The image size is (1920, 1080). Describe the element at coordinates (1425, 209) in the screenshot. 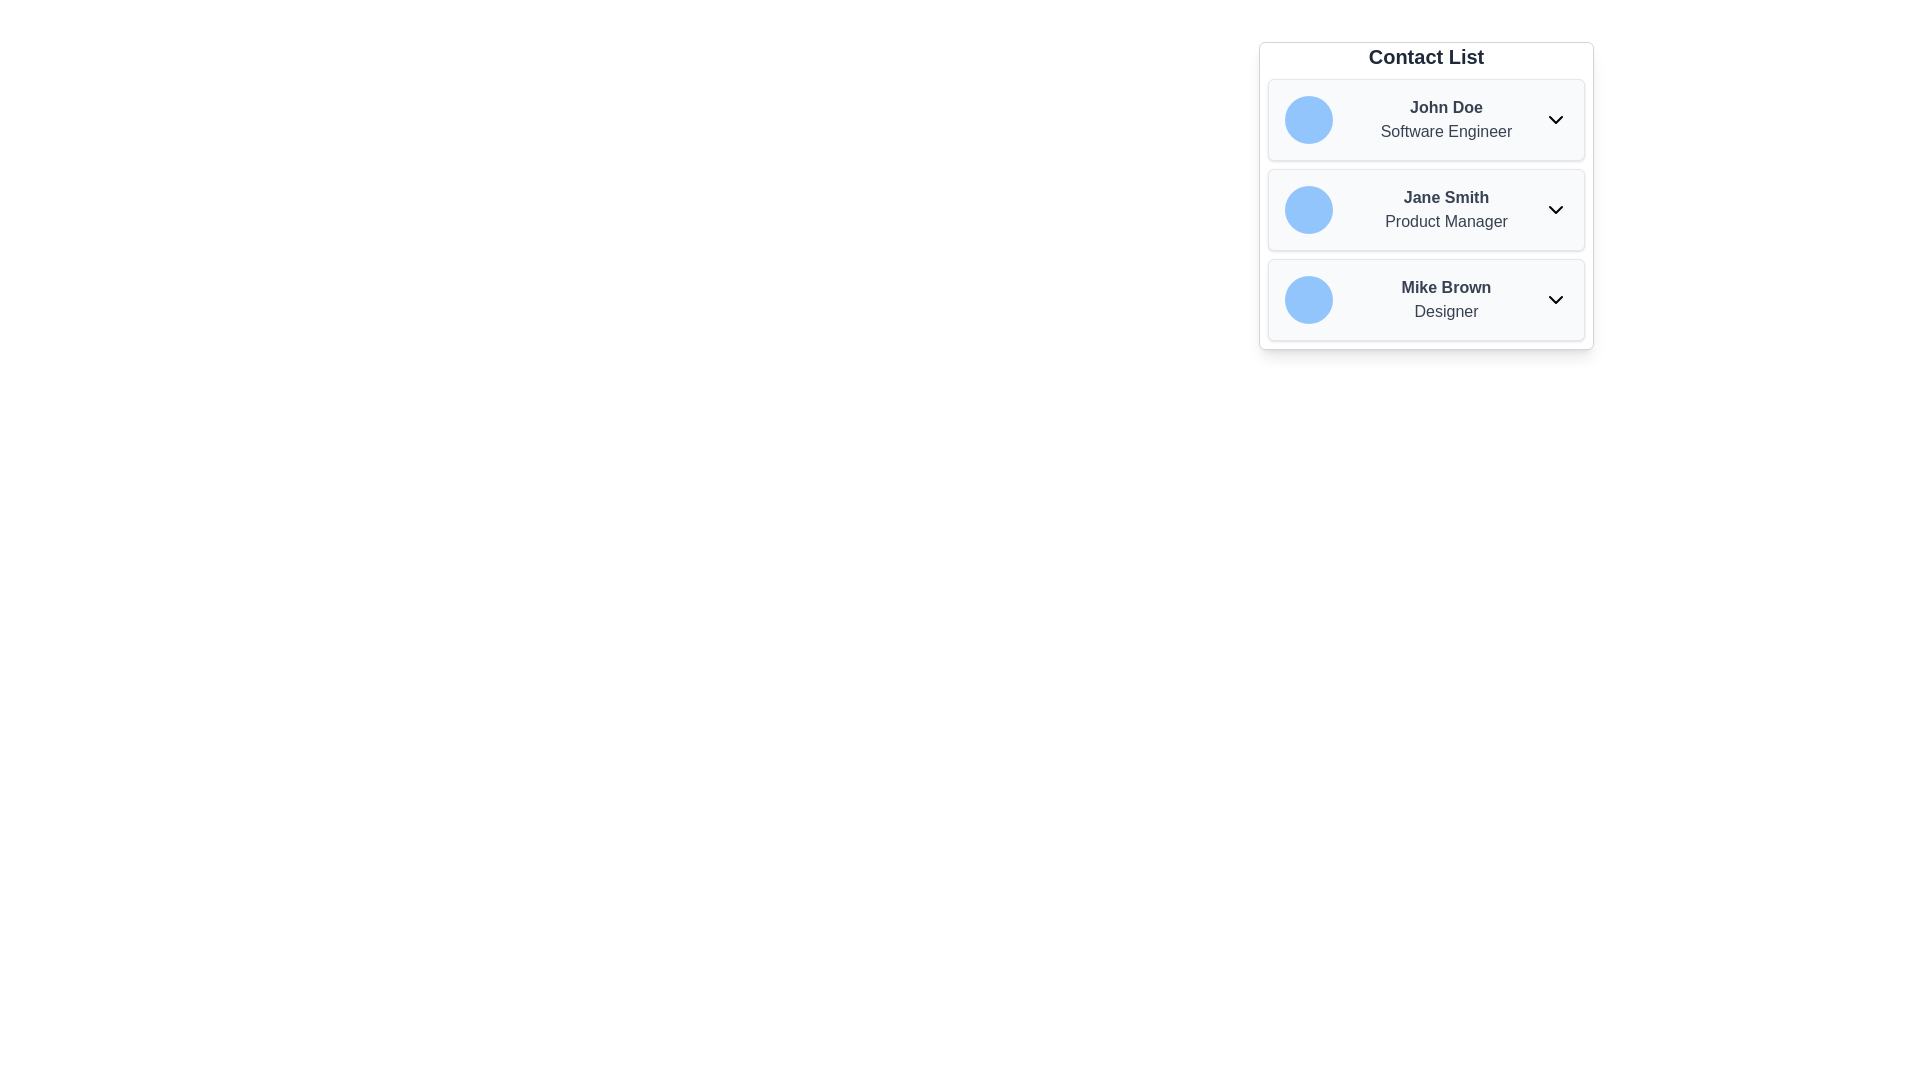

I see `the second contact card for 'Jane Smith'` at that location.